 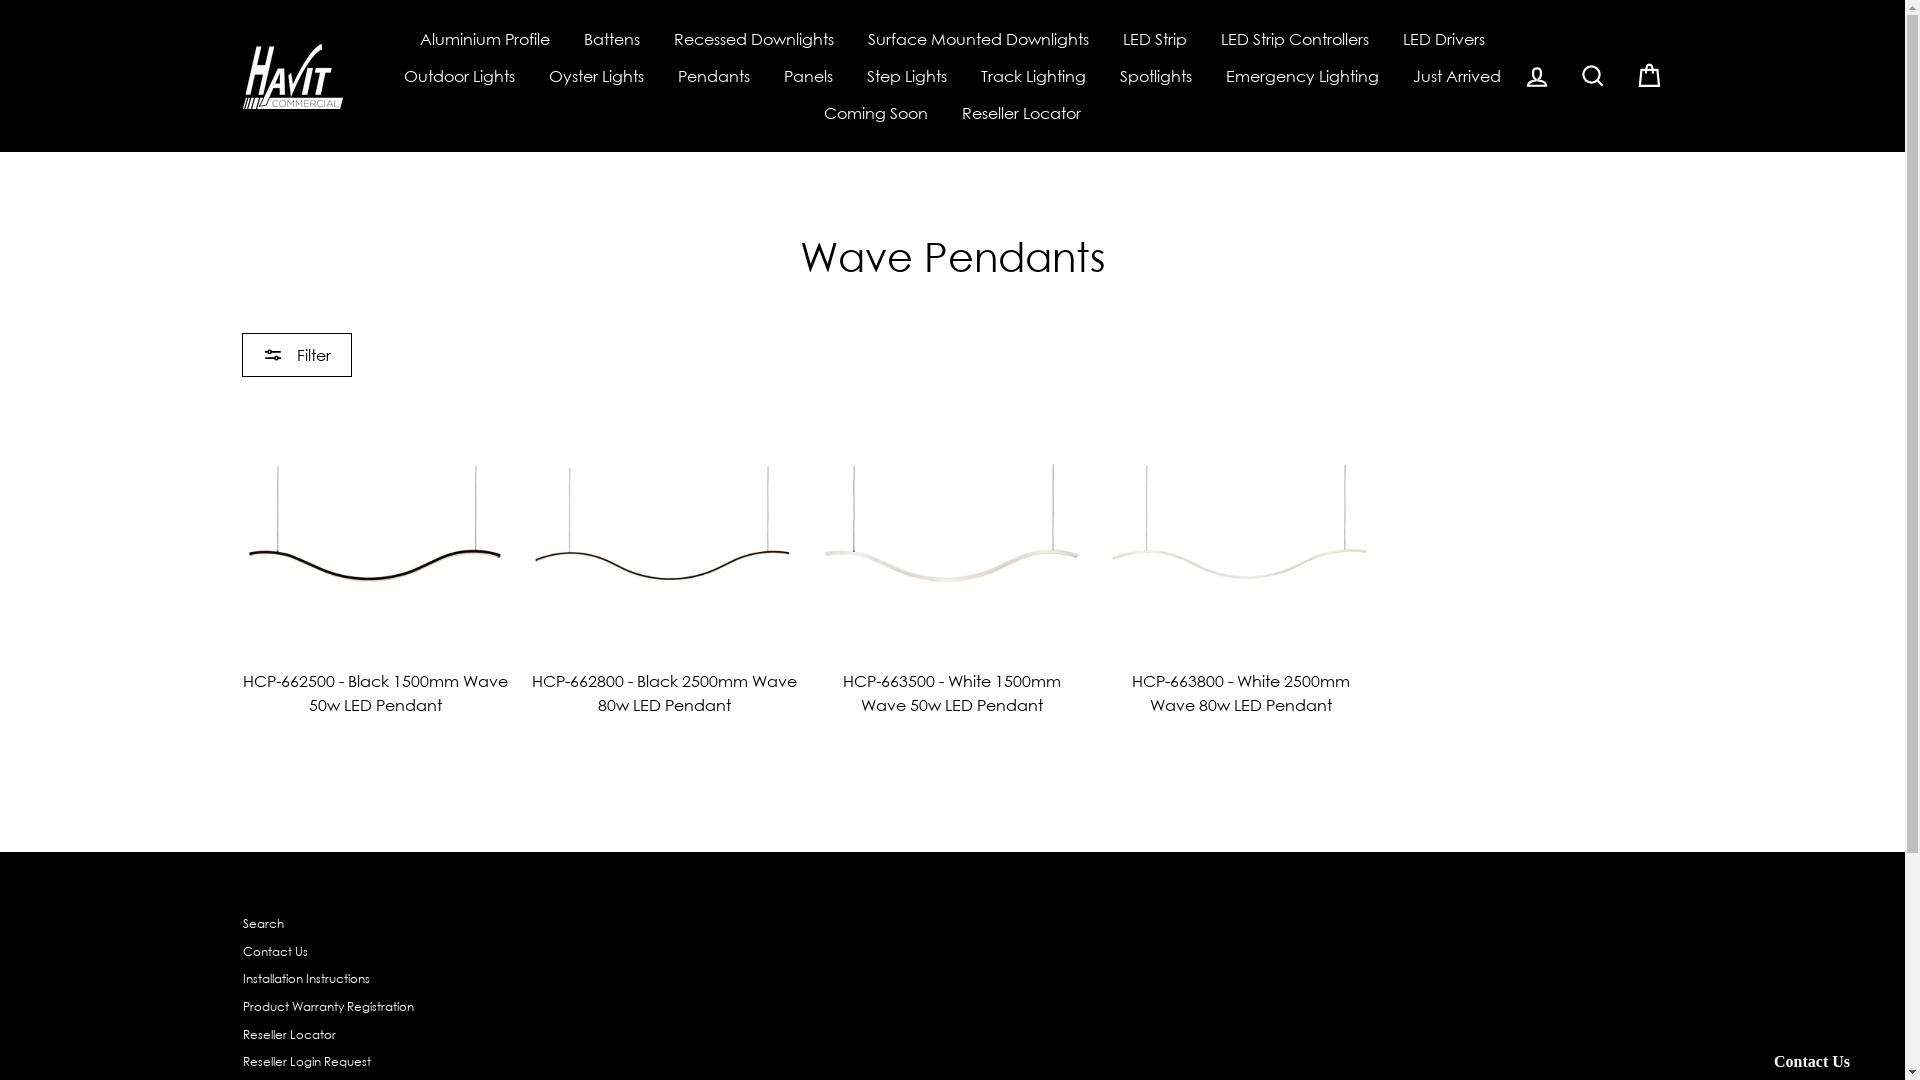 What do you see at coordinates (1535, 75) in the screenshot?
I see `'Log in'` at bounding box center [1535, 75].